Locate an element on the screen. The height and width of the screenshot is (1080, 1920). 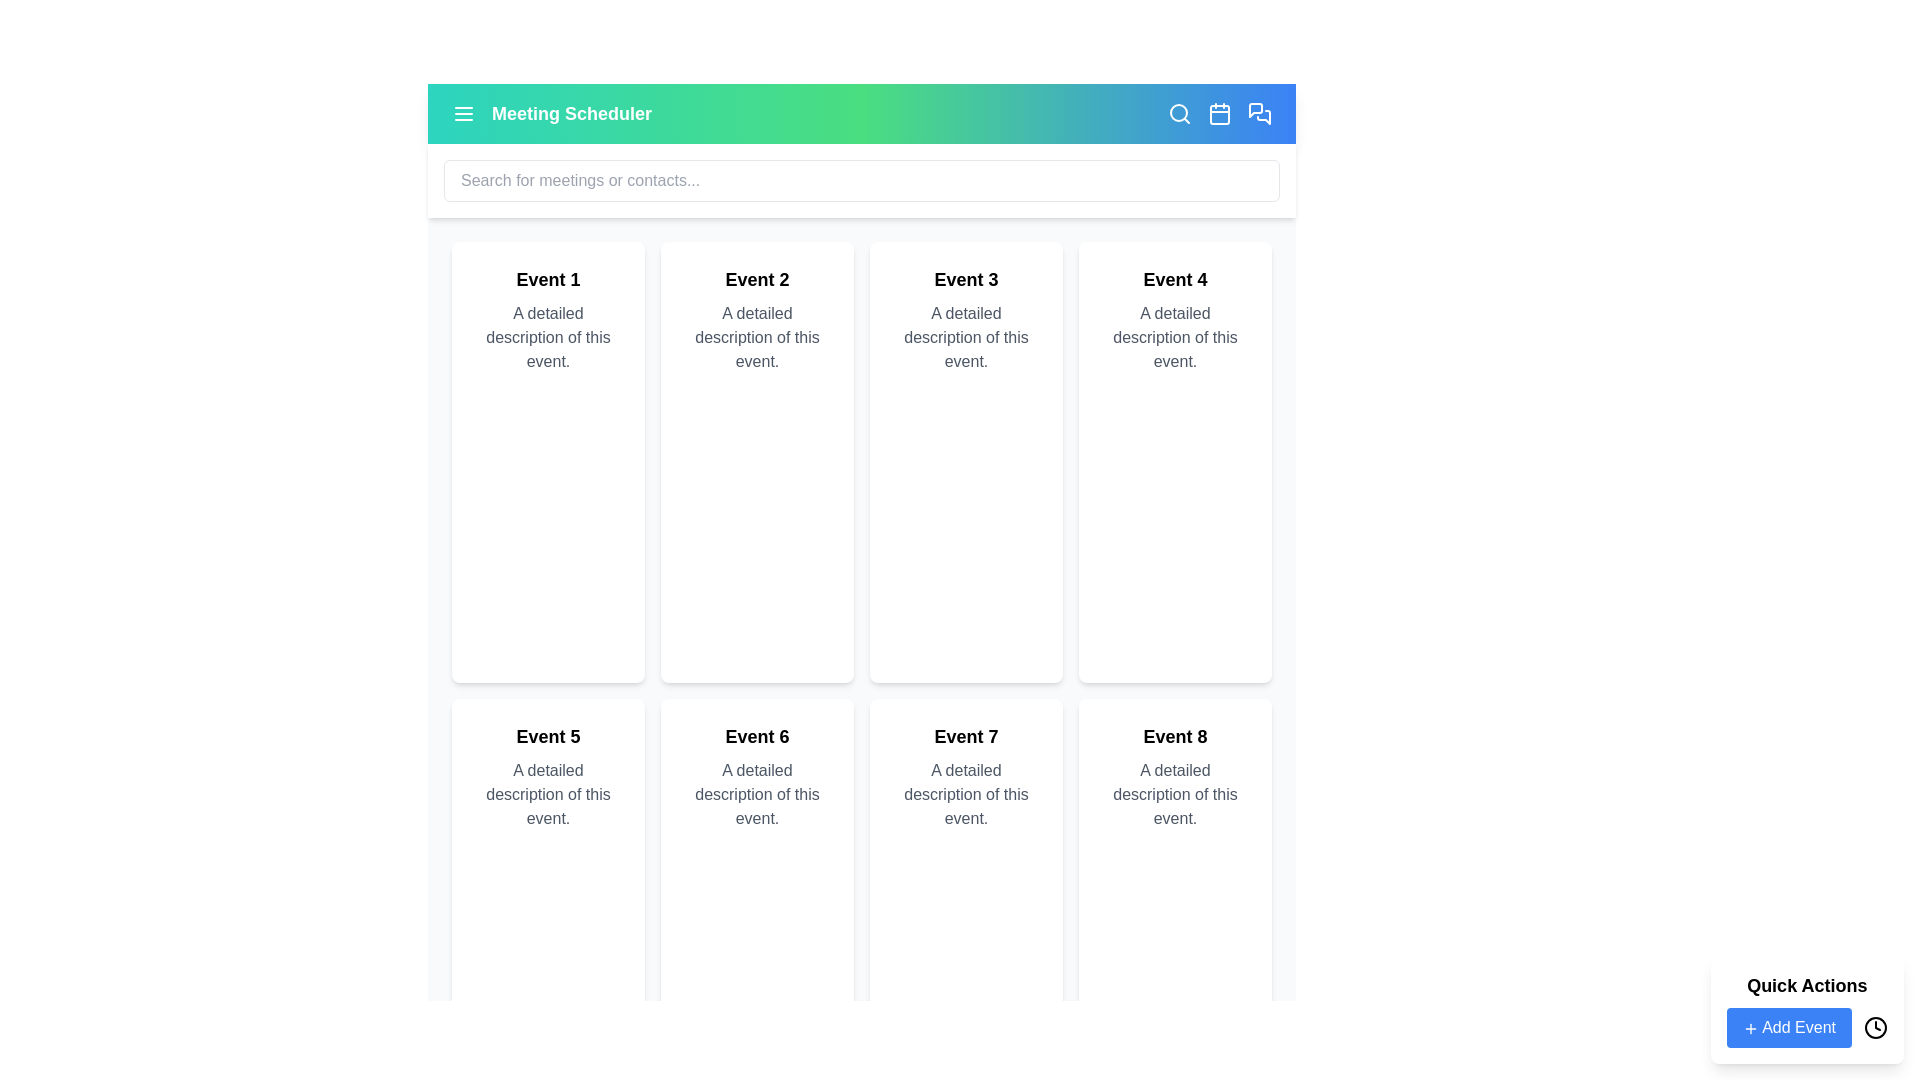
search icon's lens element located in the top-right section of the interface within the navigation bar is located at coordinates (1179, 112).